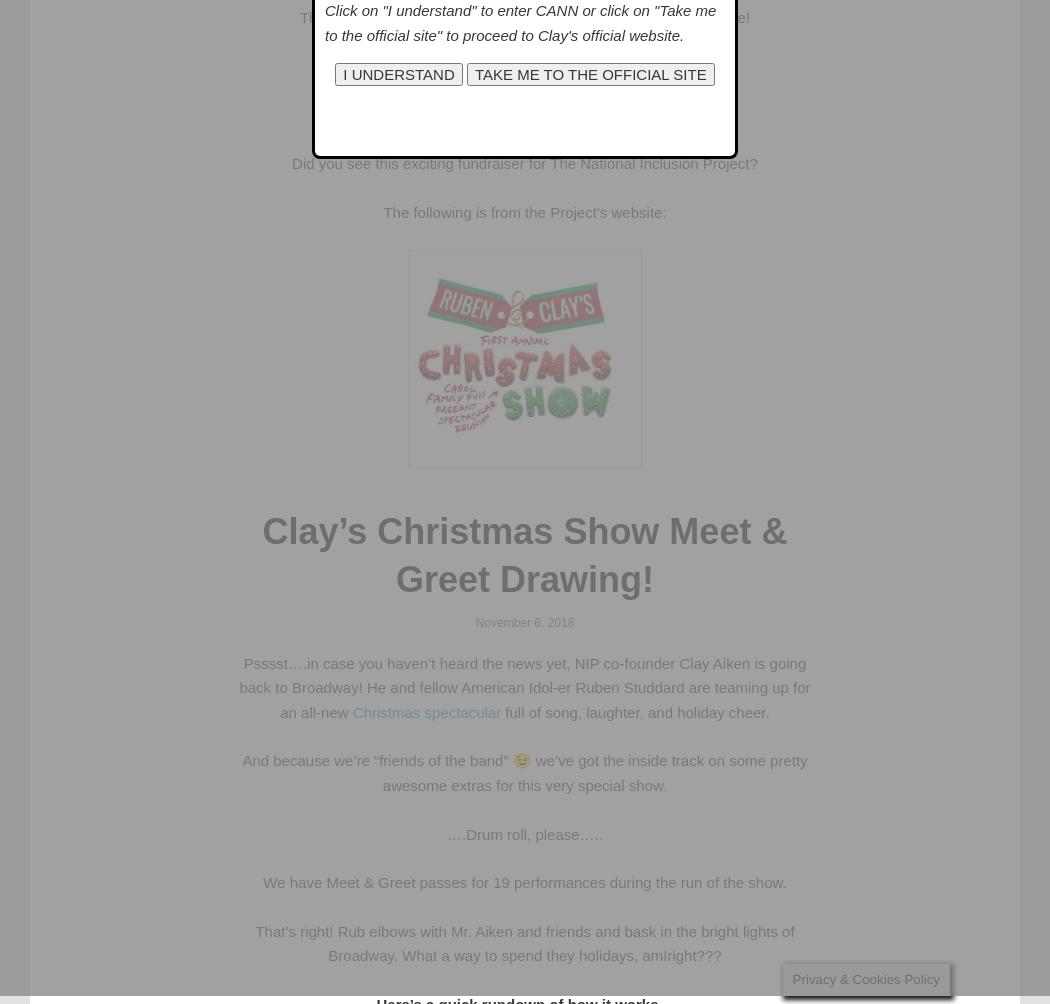  I want to click on '….Drum roll, please…..', so click(523, 833).